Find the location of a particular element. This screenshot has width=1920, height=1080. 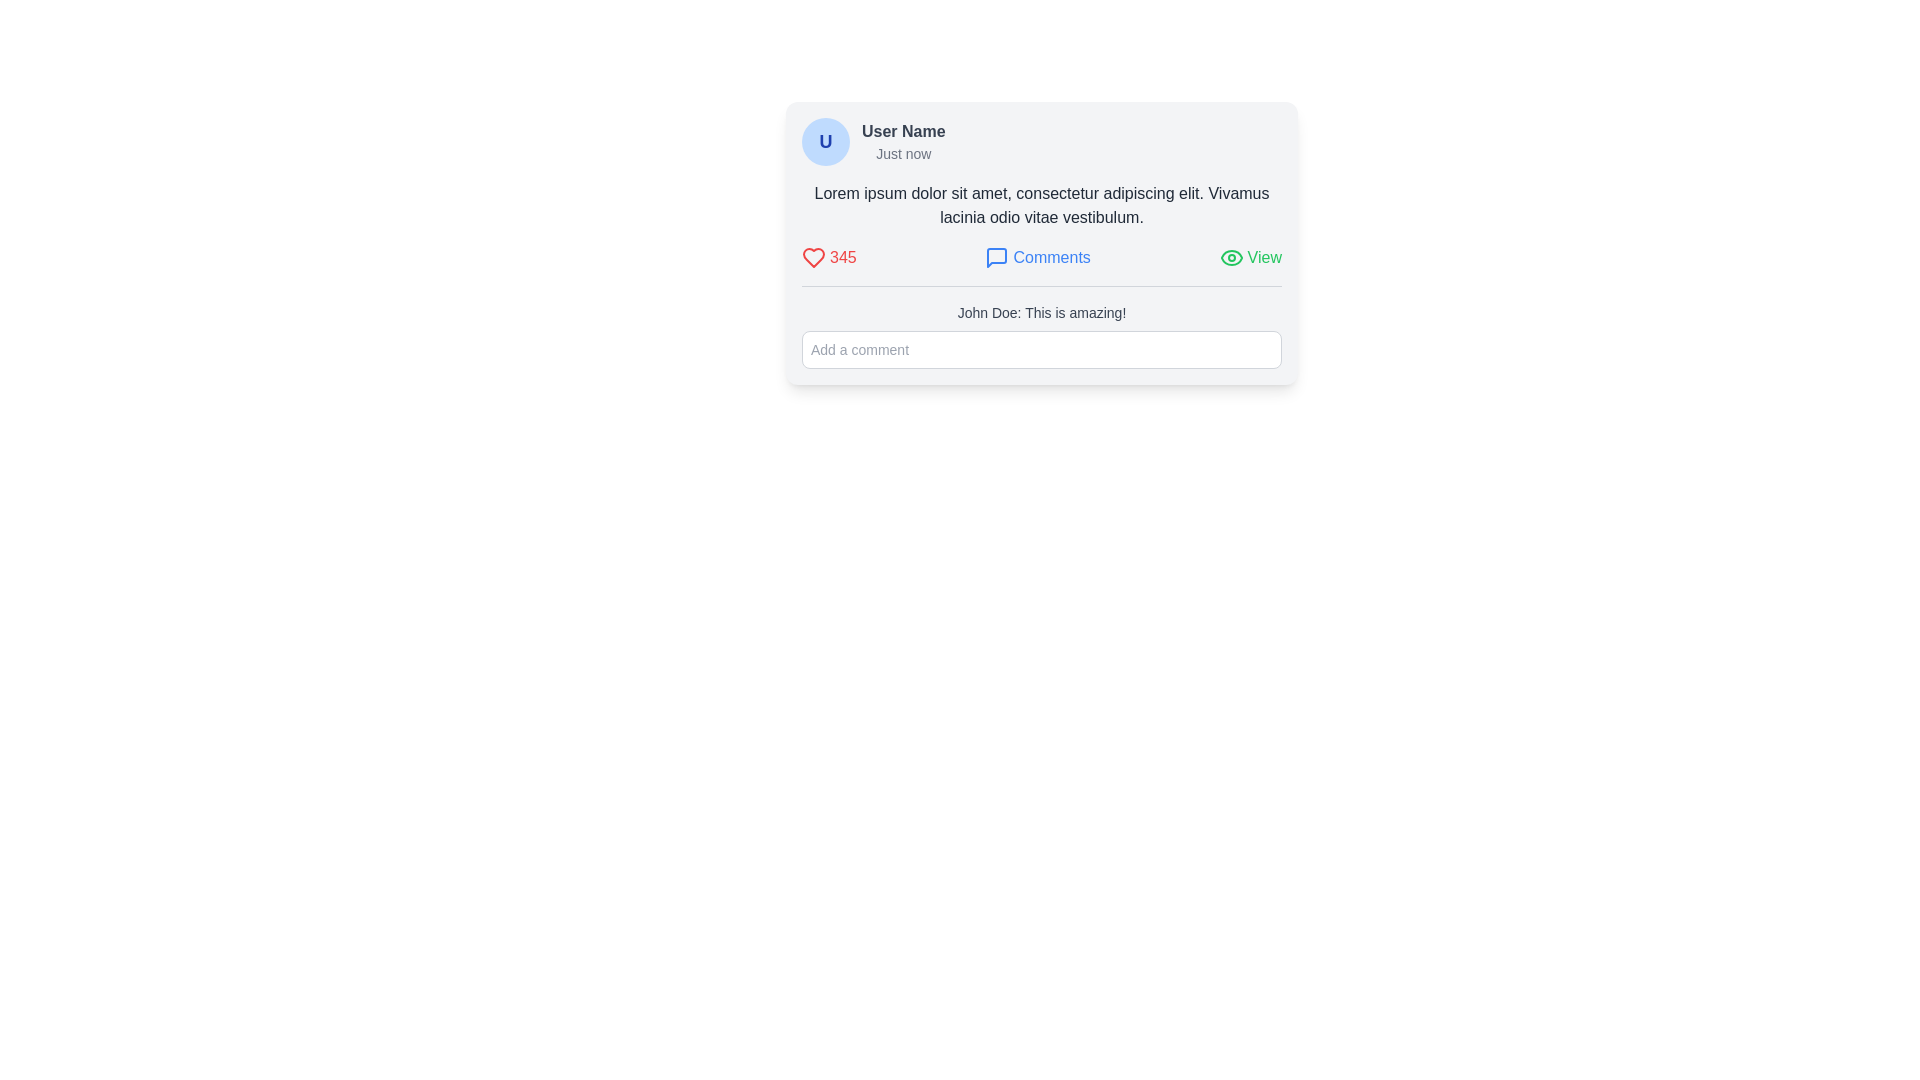

the comment icon located is located at coordinates (997, 257).